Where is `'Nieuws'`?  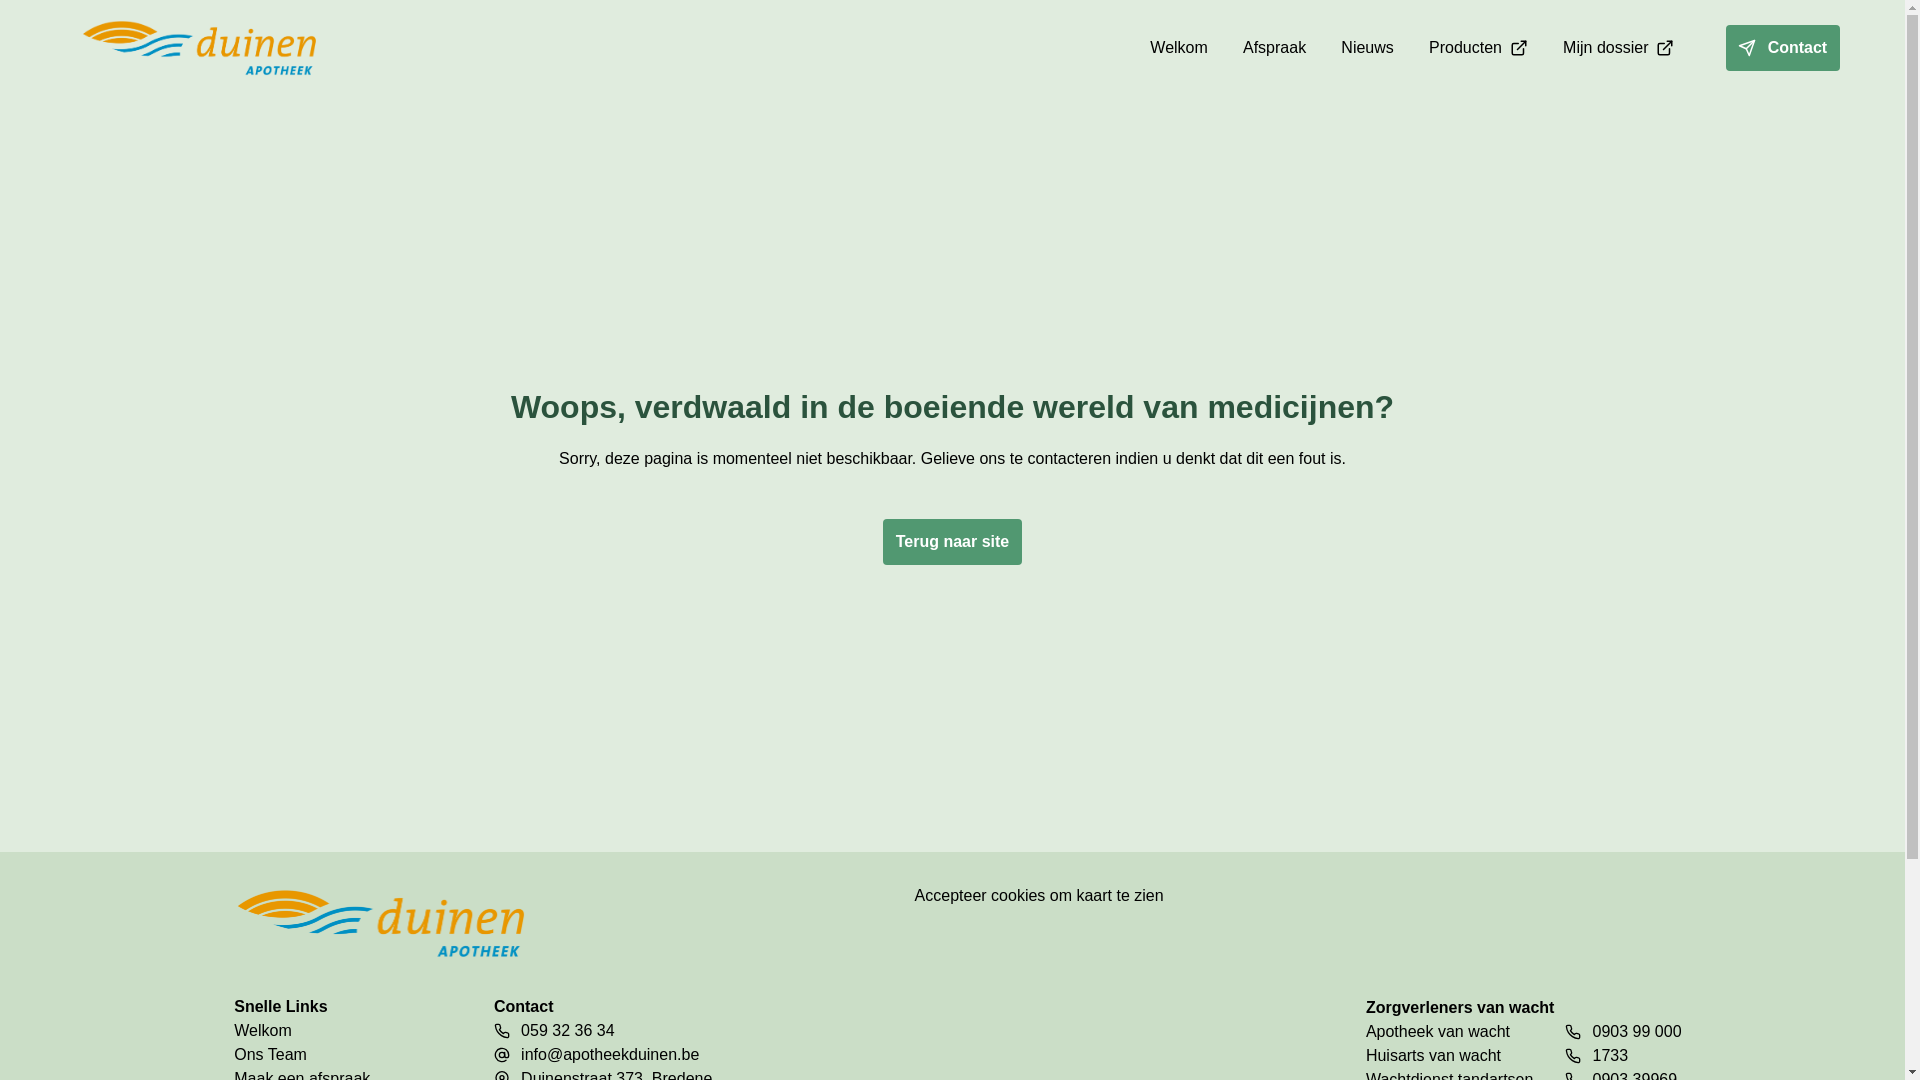 'Nieuws' is located at coordinates (1366, 46).